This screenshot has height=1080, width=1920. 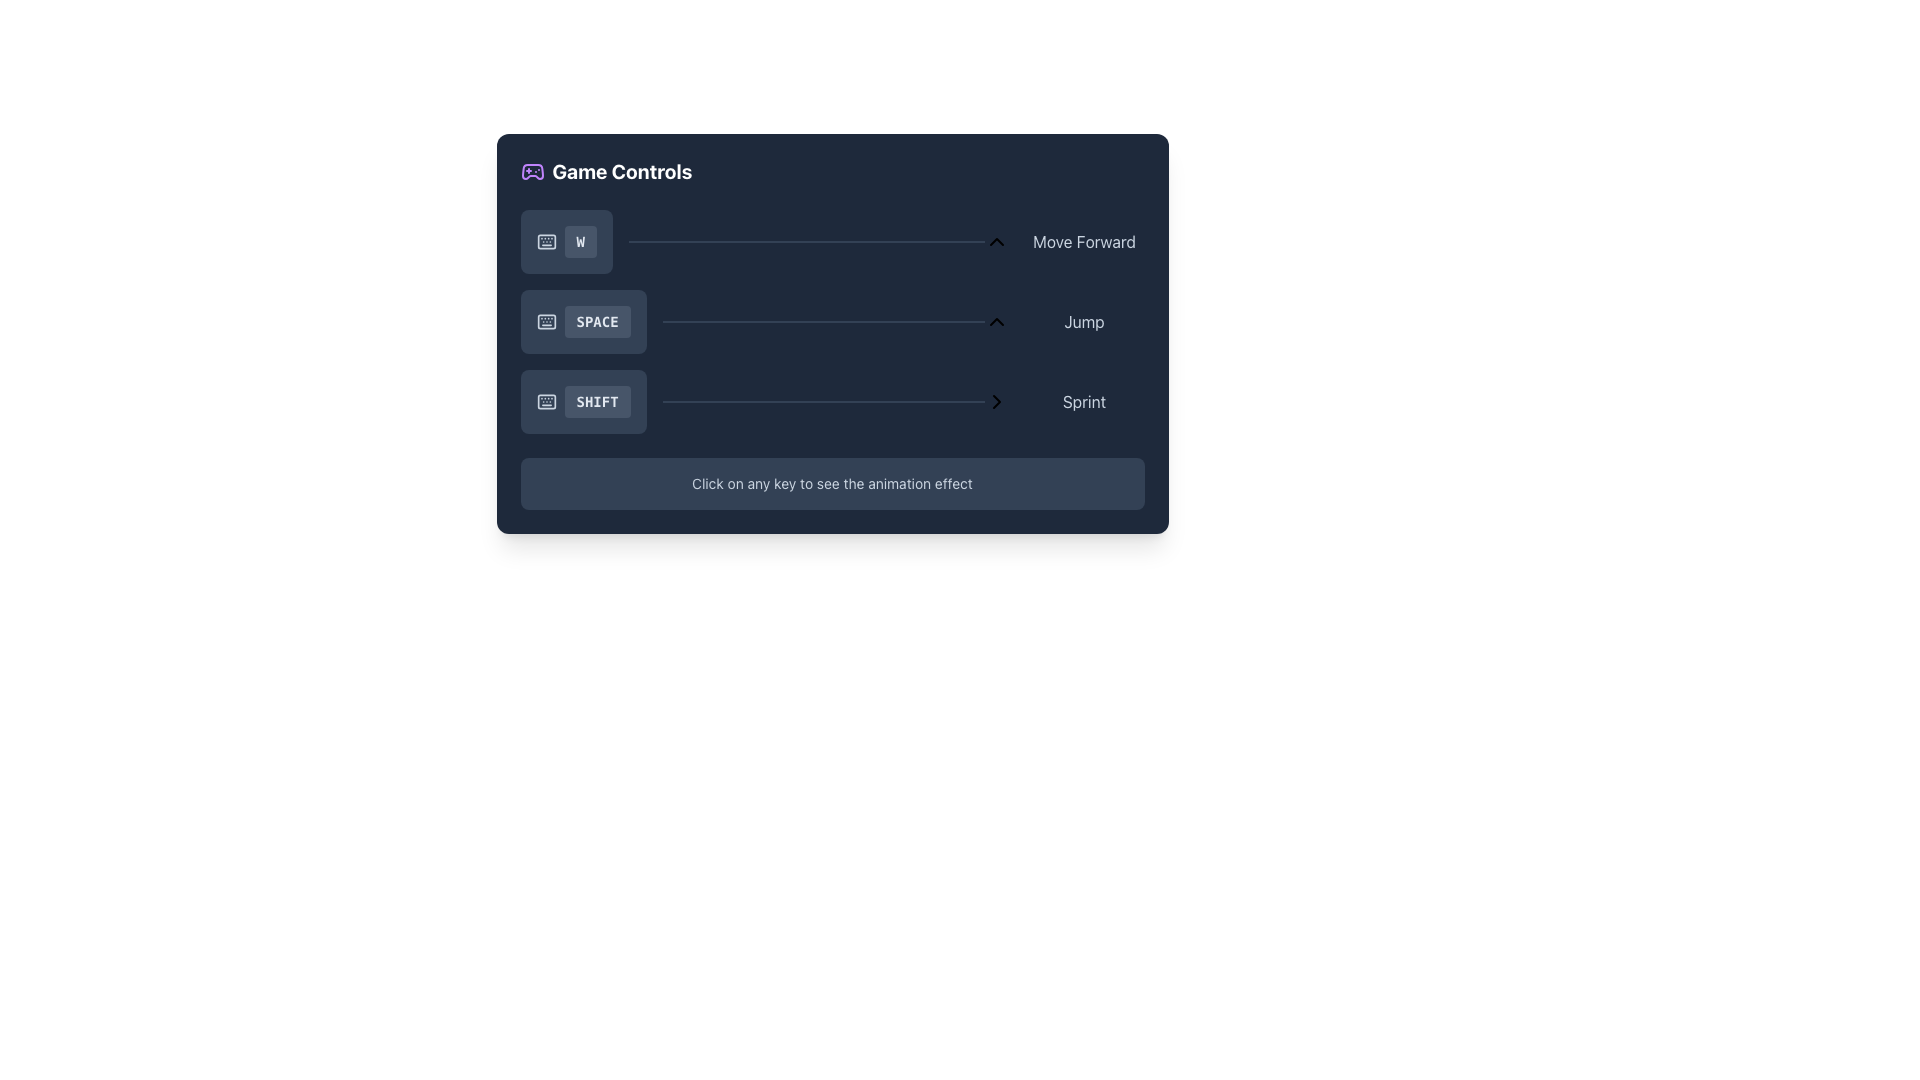 What do you see at coordinates (806, 241) in the screenshot?
I see `the thin horizontal Progress Bar with a slate-colored background and a purple hue at the far left, positioned next to the 'W' button and above the 'SPACE' button controls` at bounding box center [806, 241].